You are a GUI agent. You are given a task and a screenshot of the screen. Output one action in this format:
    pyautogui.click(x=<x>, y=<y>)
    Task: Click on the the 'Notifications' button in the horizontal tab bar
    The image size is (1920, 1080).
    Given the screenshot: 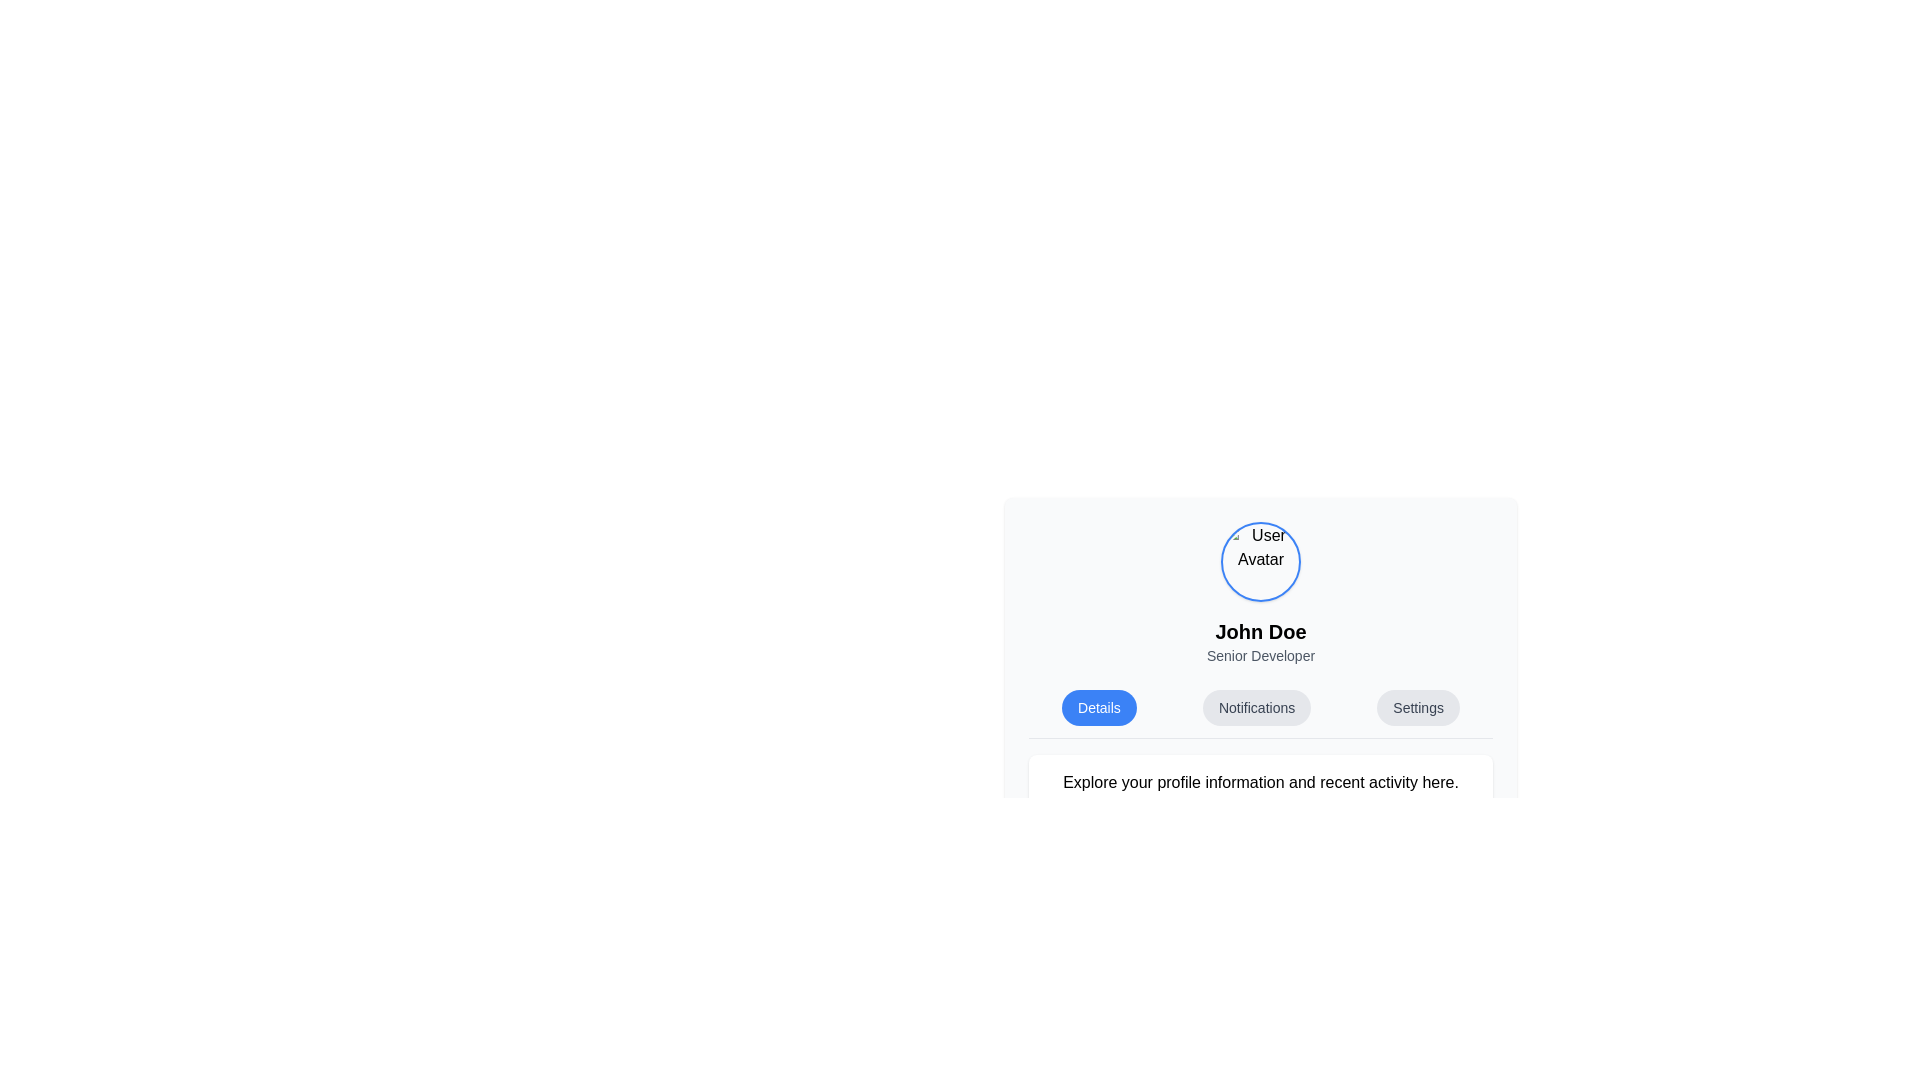 What is the action you would take?
    pyautogui.click(x=1260, y=712)
    